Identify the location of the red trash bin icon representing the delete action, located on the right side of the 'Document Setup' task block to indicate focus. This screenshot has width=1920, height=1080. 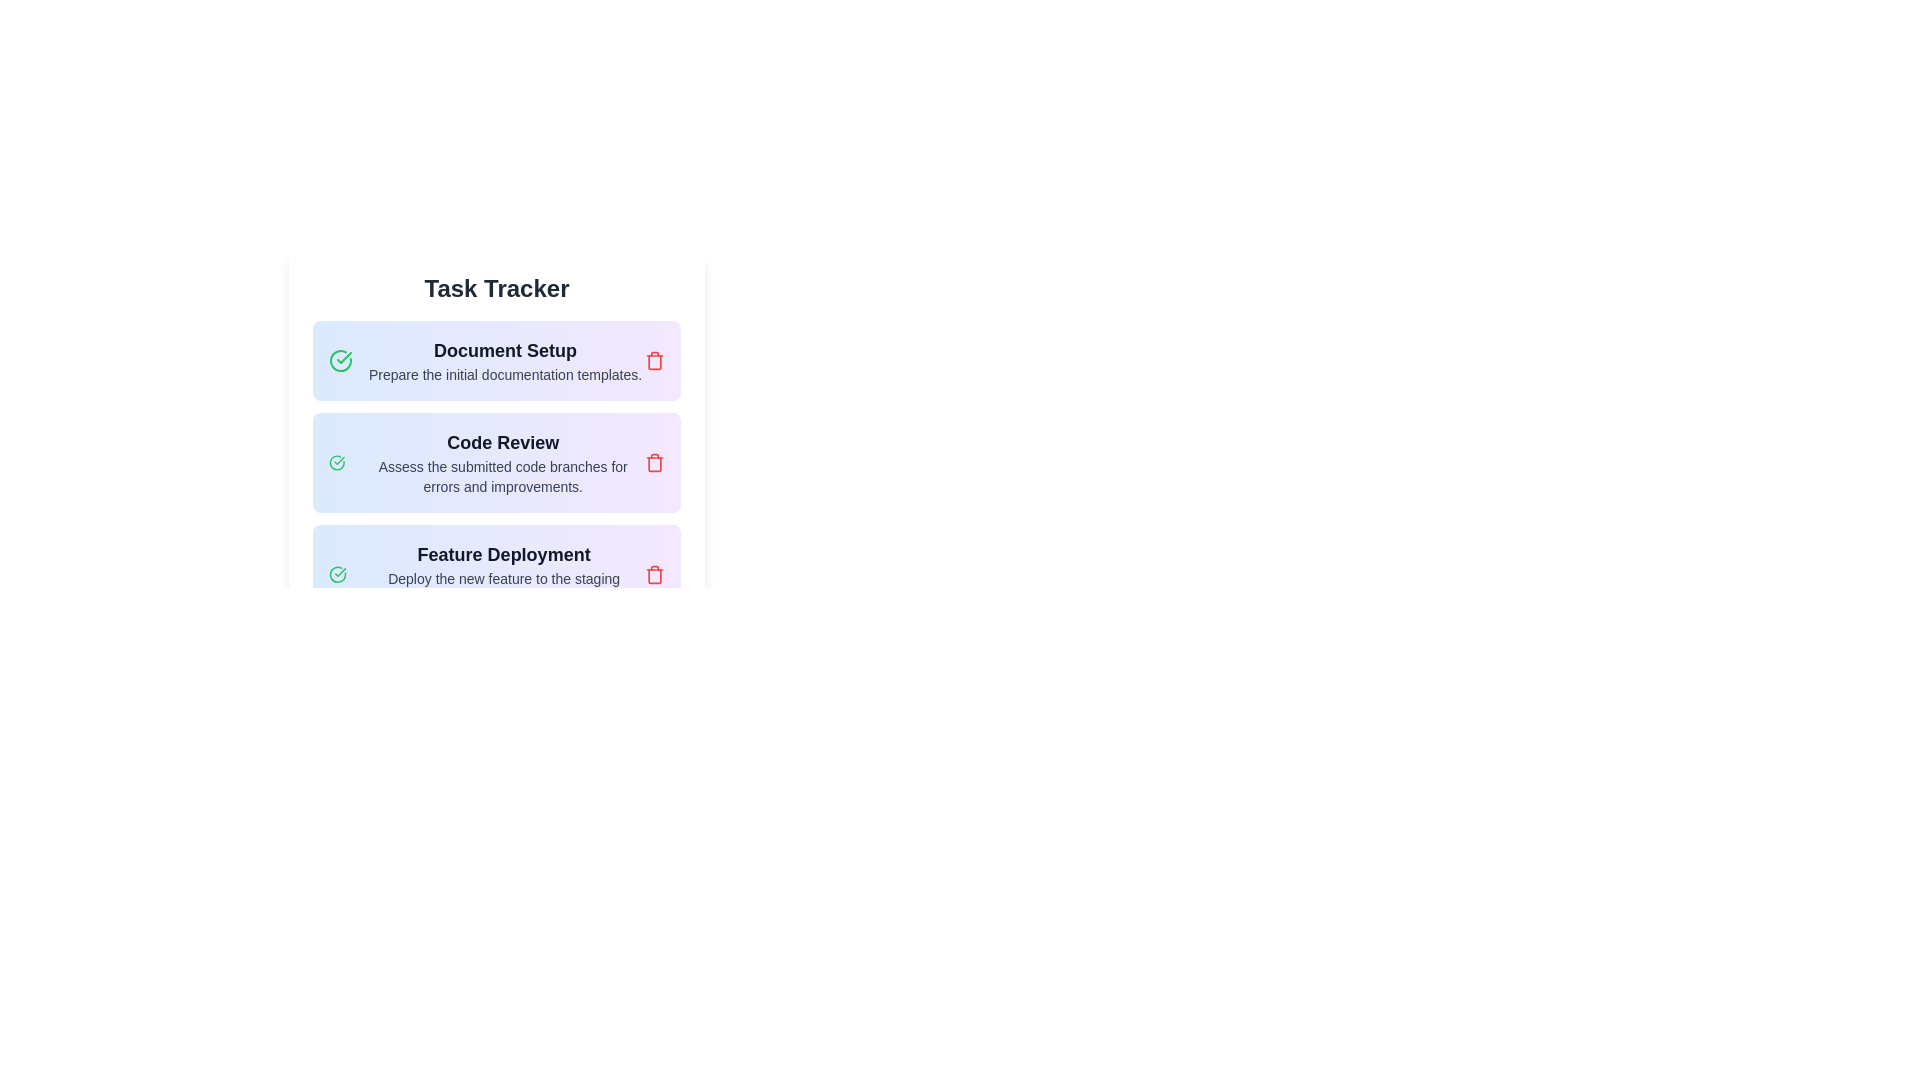
(654, 361).